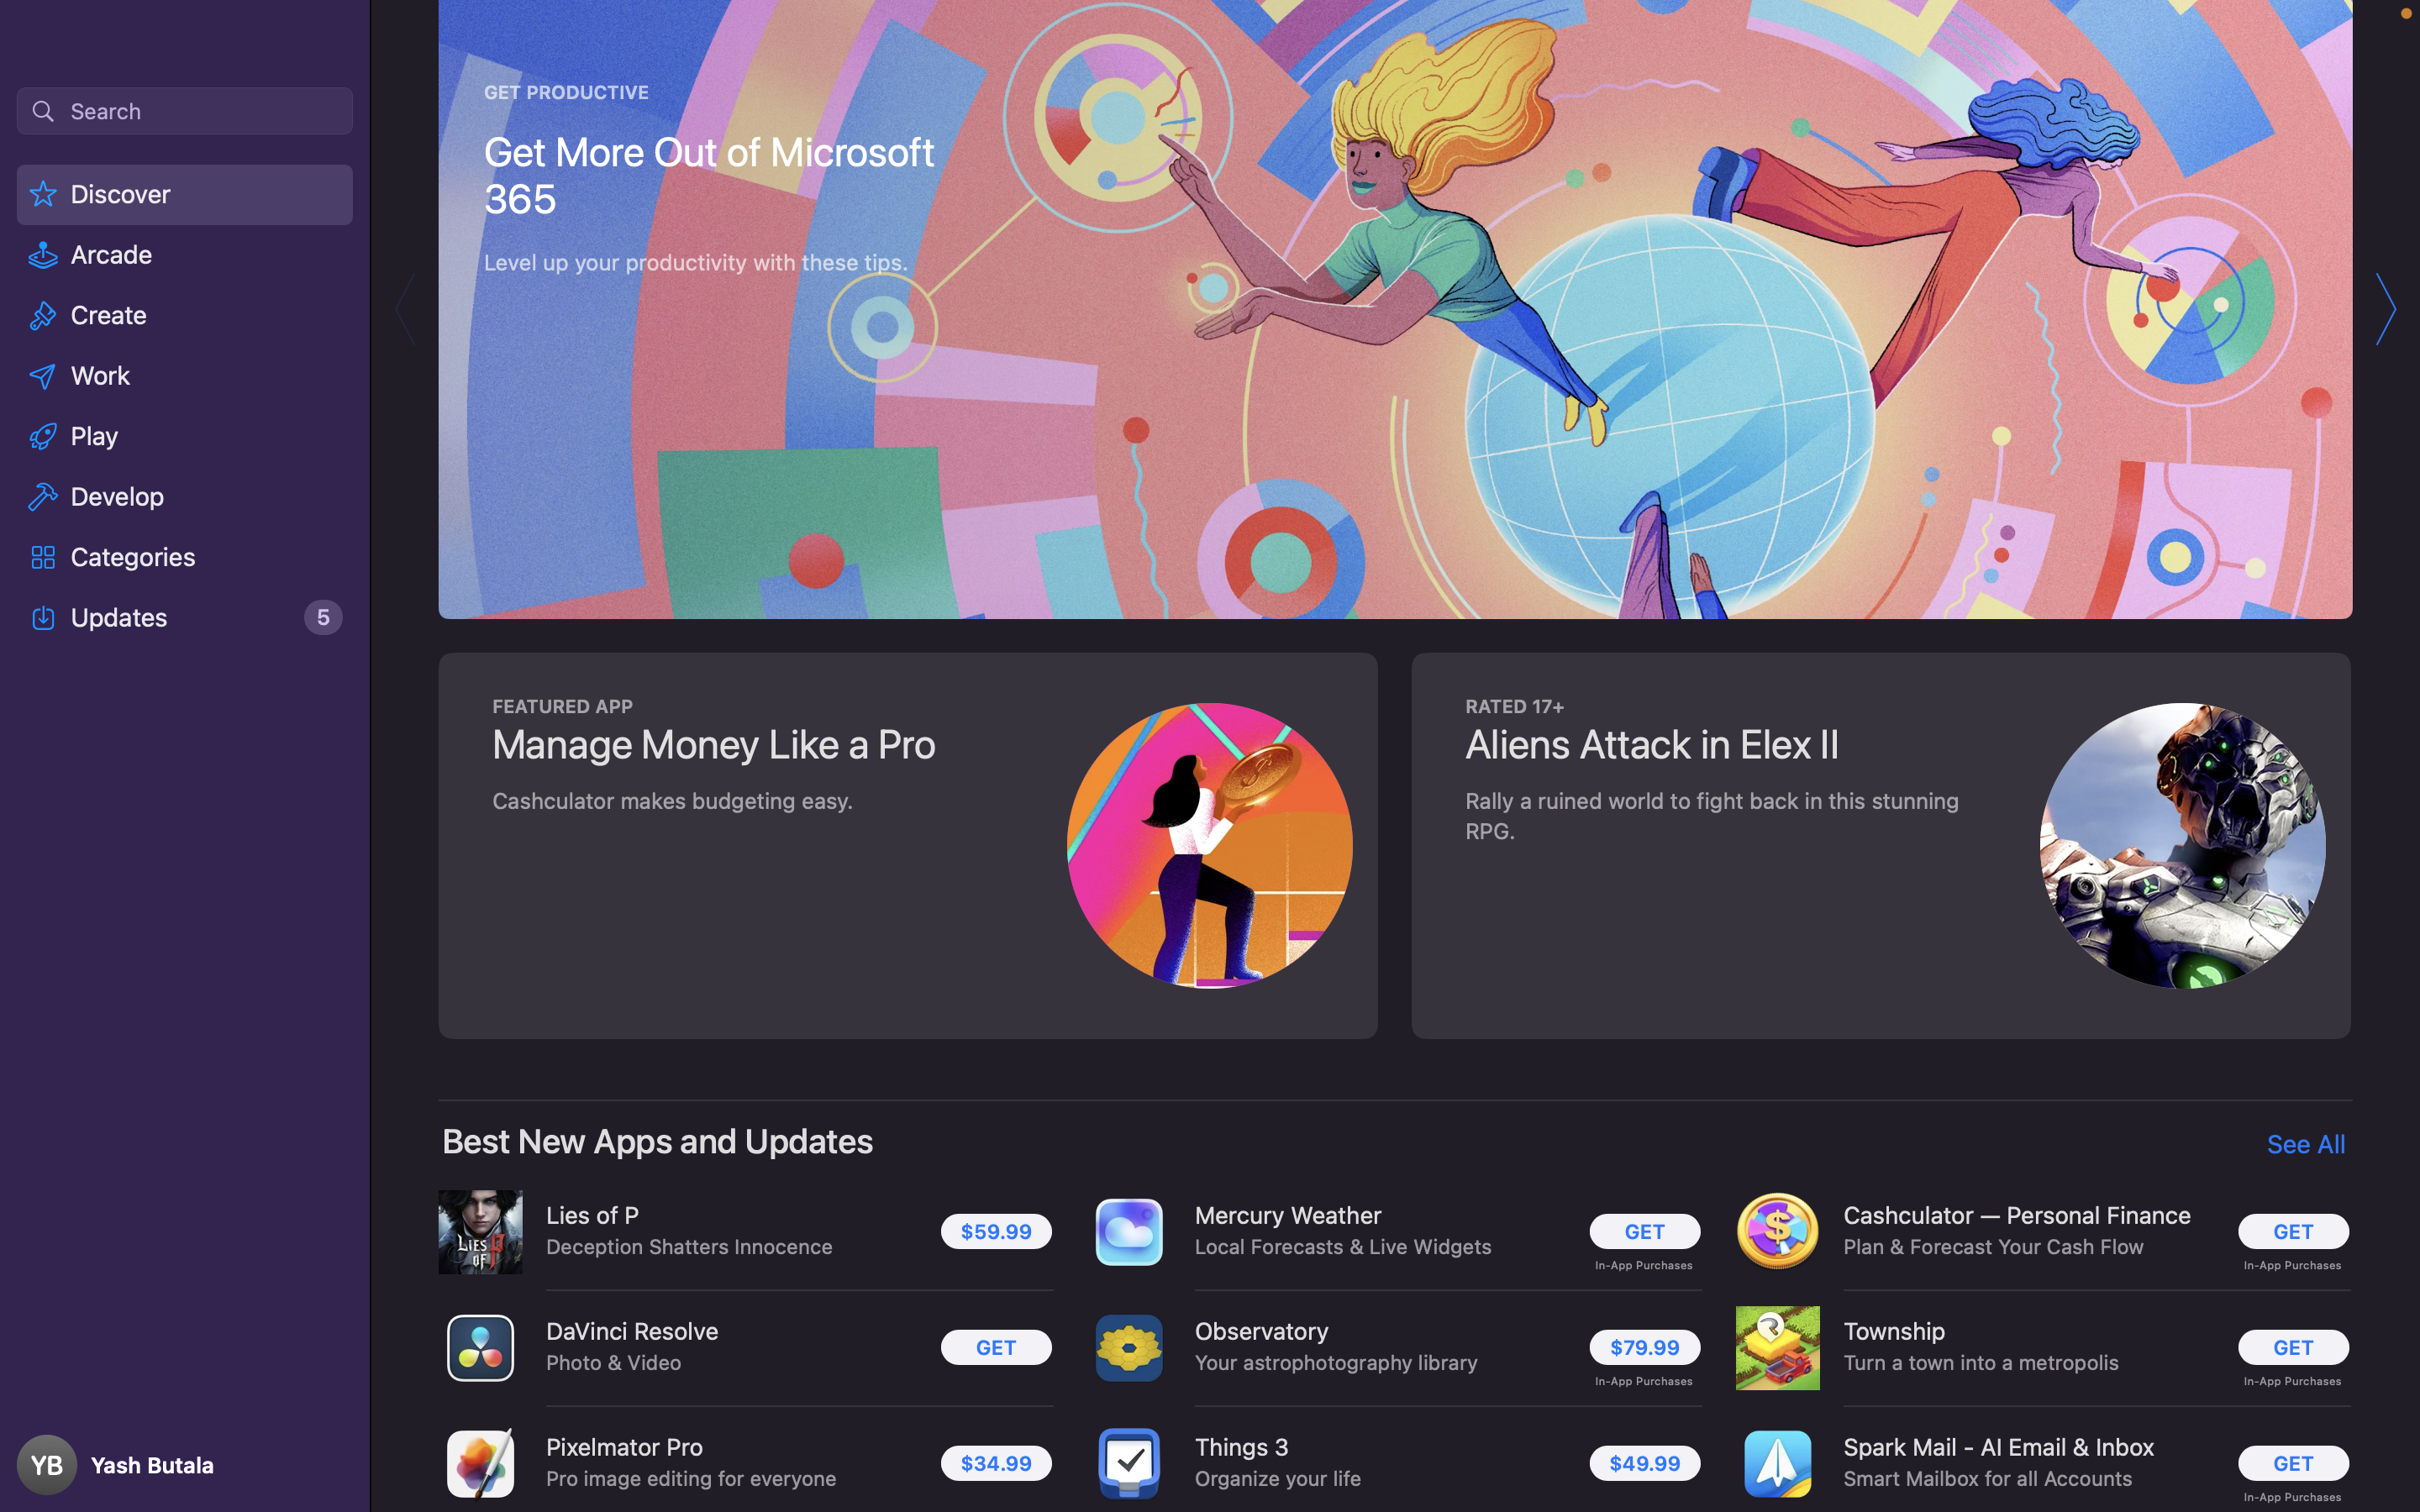 The image size is (2420, 1512). I want to click on Activate the "Create" button, so click(185, 318).